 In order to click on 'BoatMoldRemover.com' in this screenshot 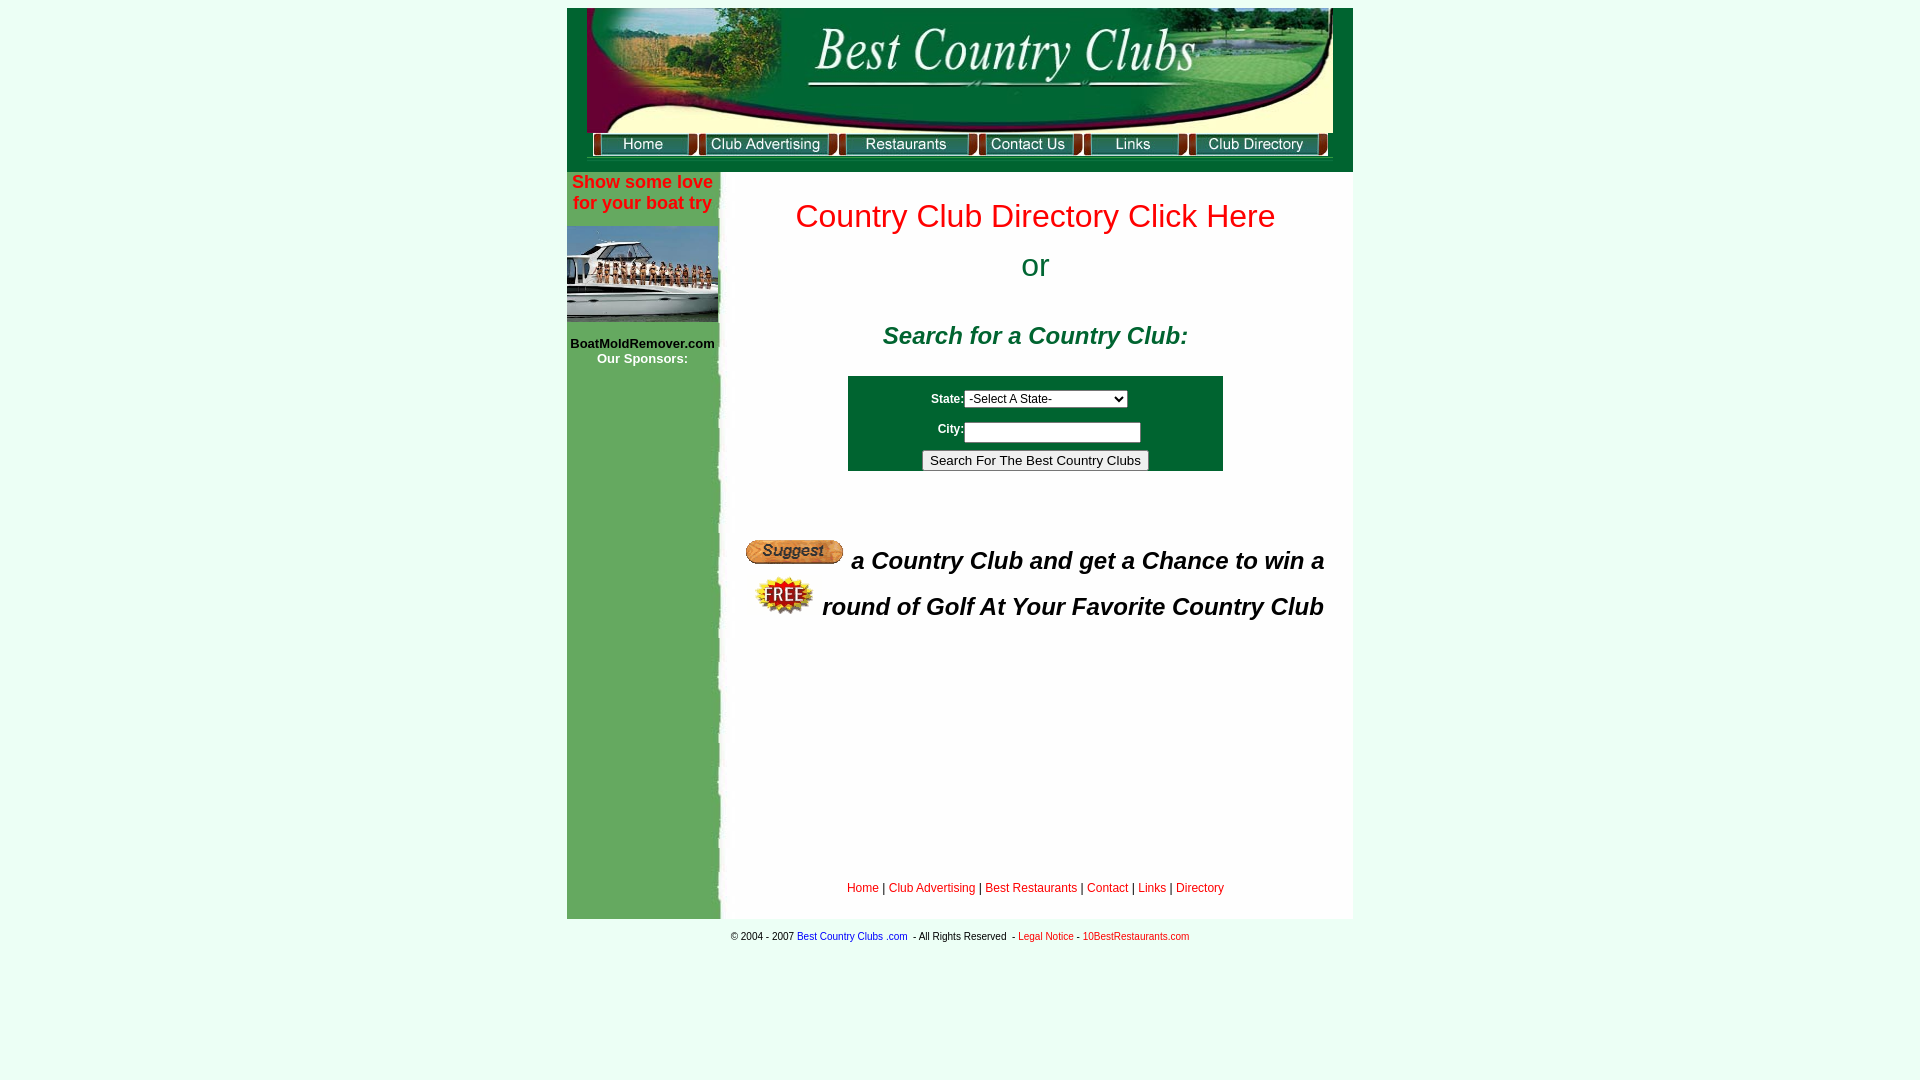, I will do `click(642, 342)`.